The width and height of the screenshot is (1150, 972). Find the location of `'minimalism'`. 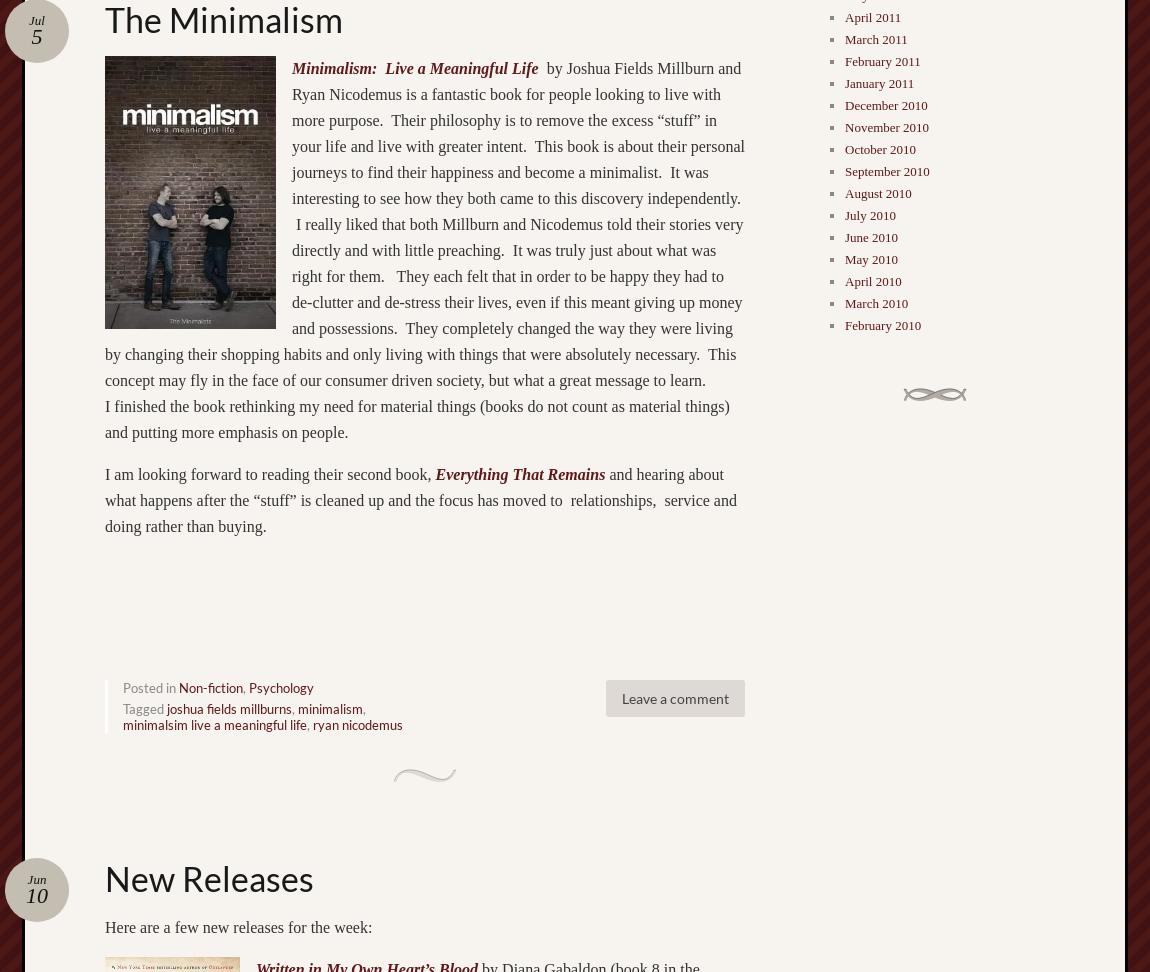

'minimalism' is located at coordinates (330, 707).